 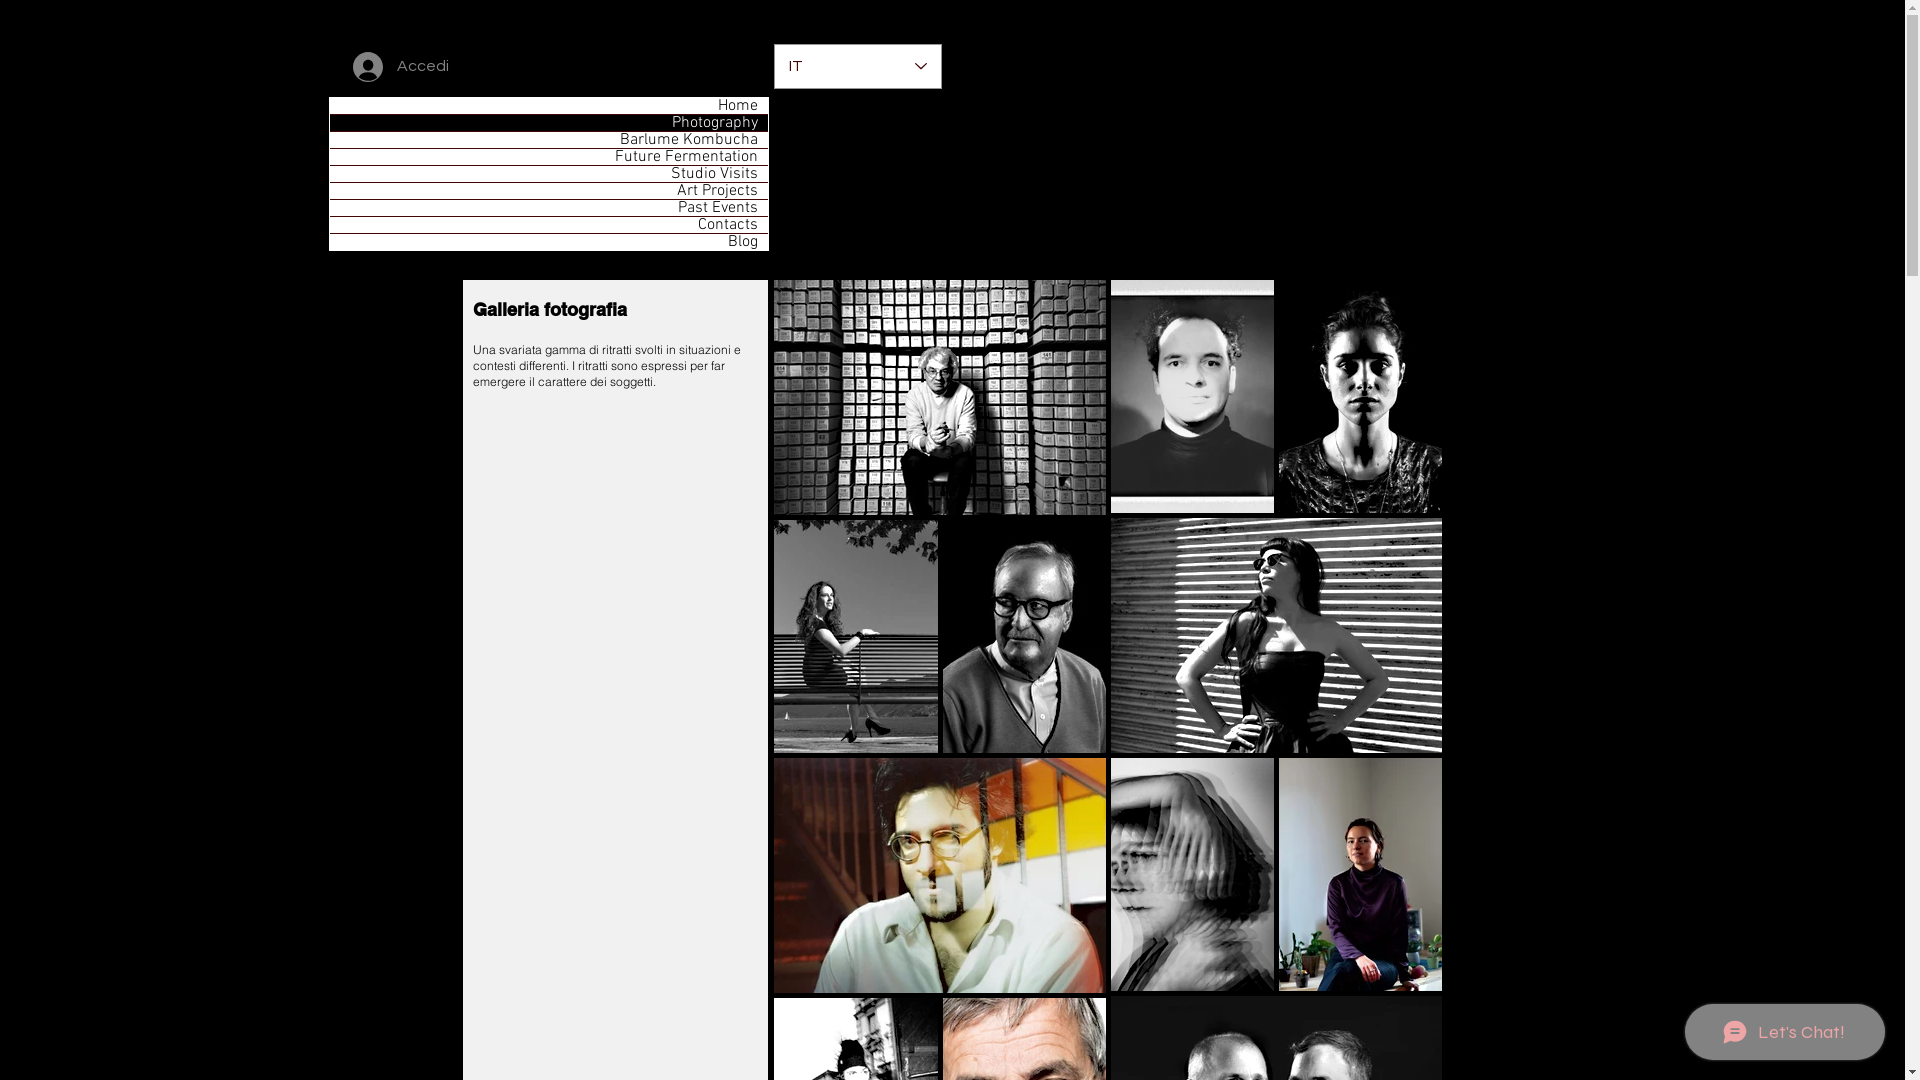 I want to click on 'Photography', so click(x=548, y=123).